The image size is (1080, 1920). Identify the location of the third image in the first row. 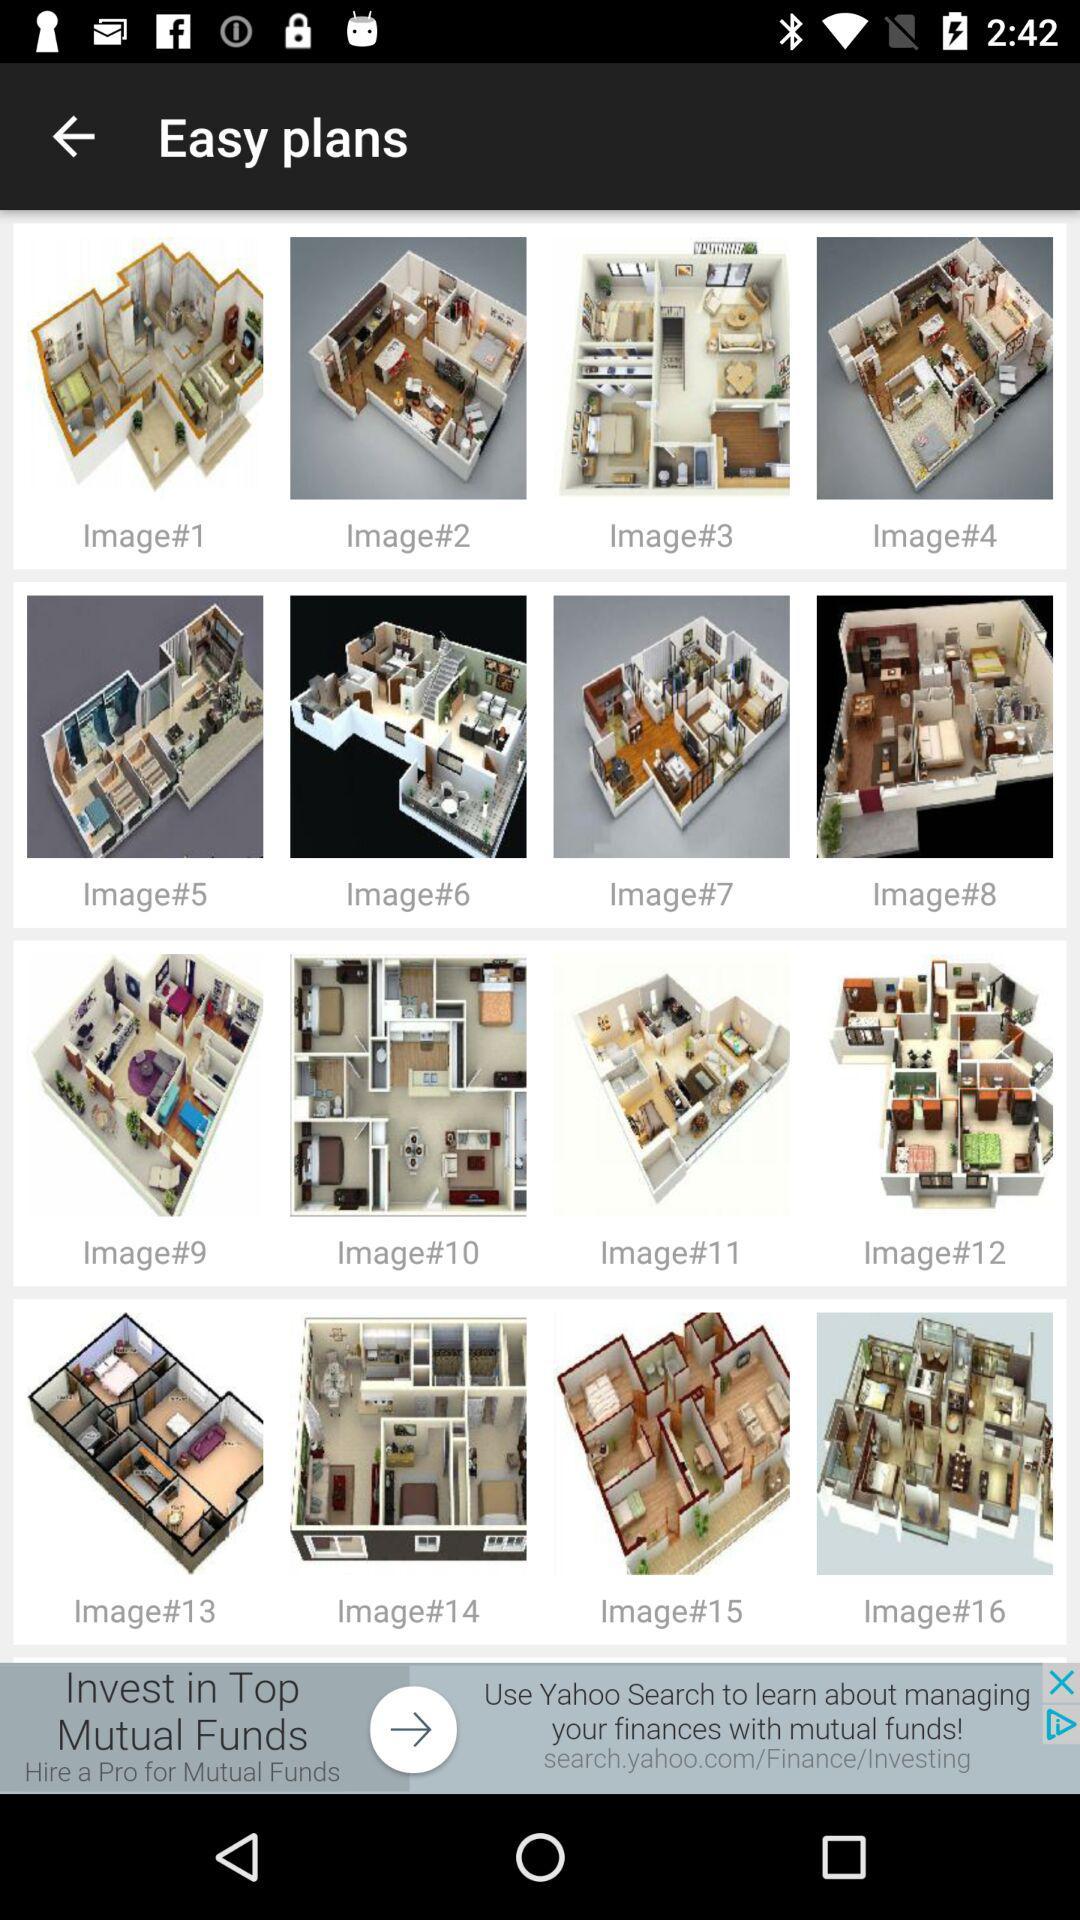
(150, 1084).